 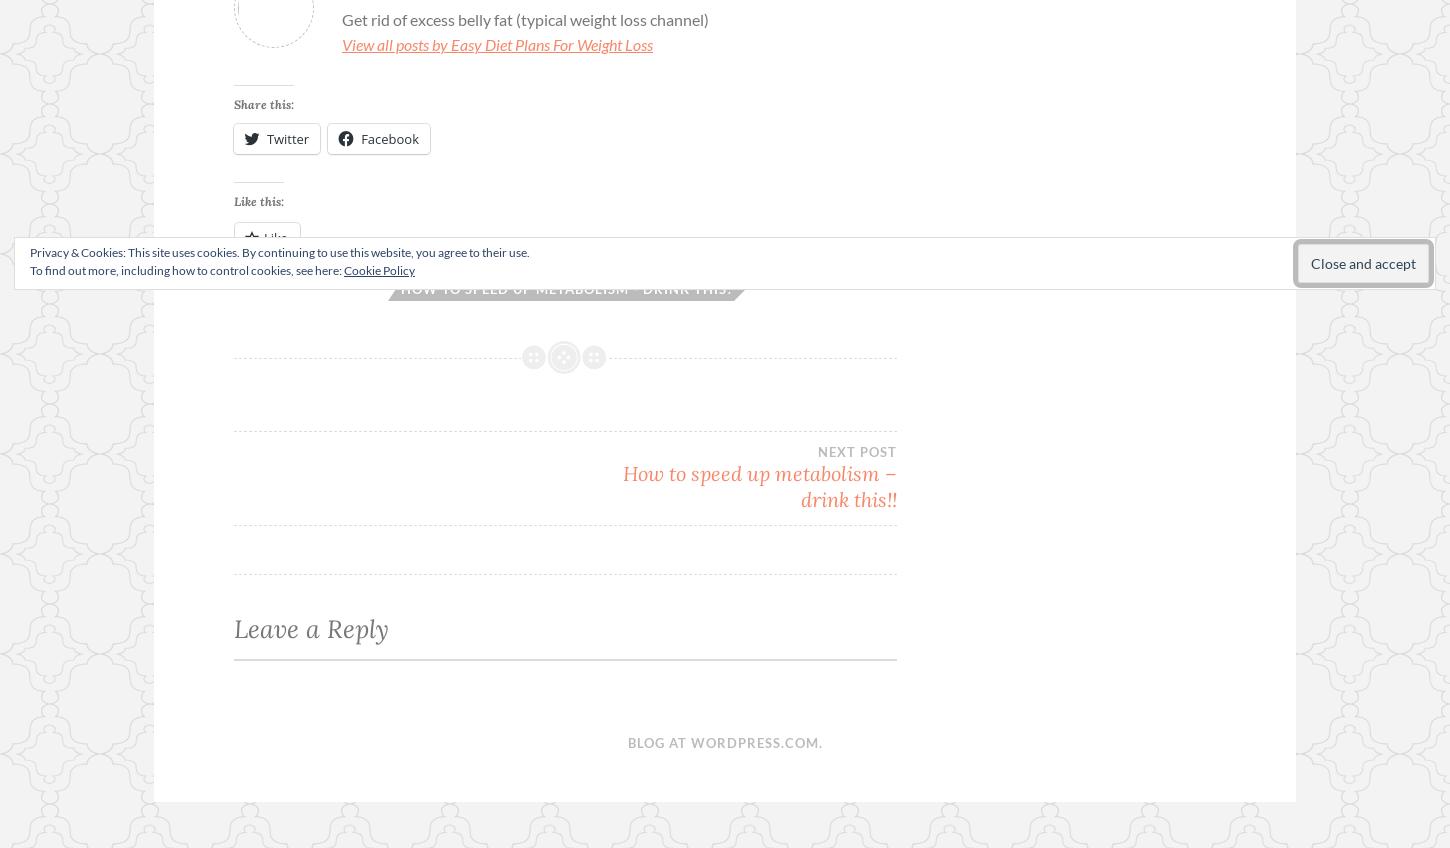 What do you see at coordinates (279, 251) in the screenshot?
I see `'Privacy & Cookies: This site uses cookies. By continuing to use this website, you agree to their use.'` at bounding box center [279, 251].